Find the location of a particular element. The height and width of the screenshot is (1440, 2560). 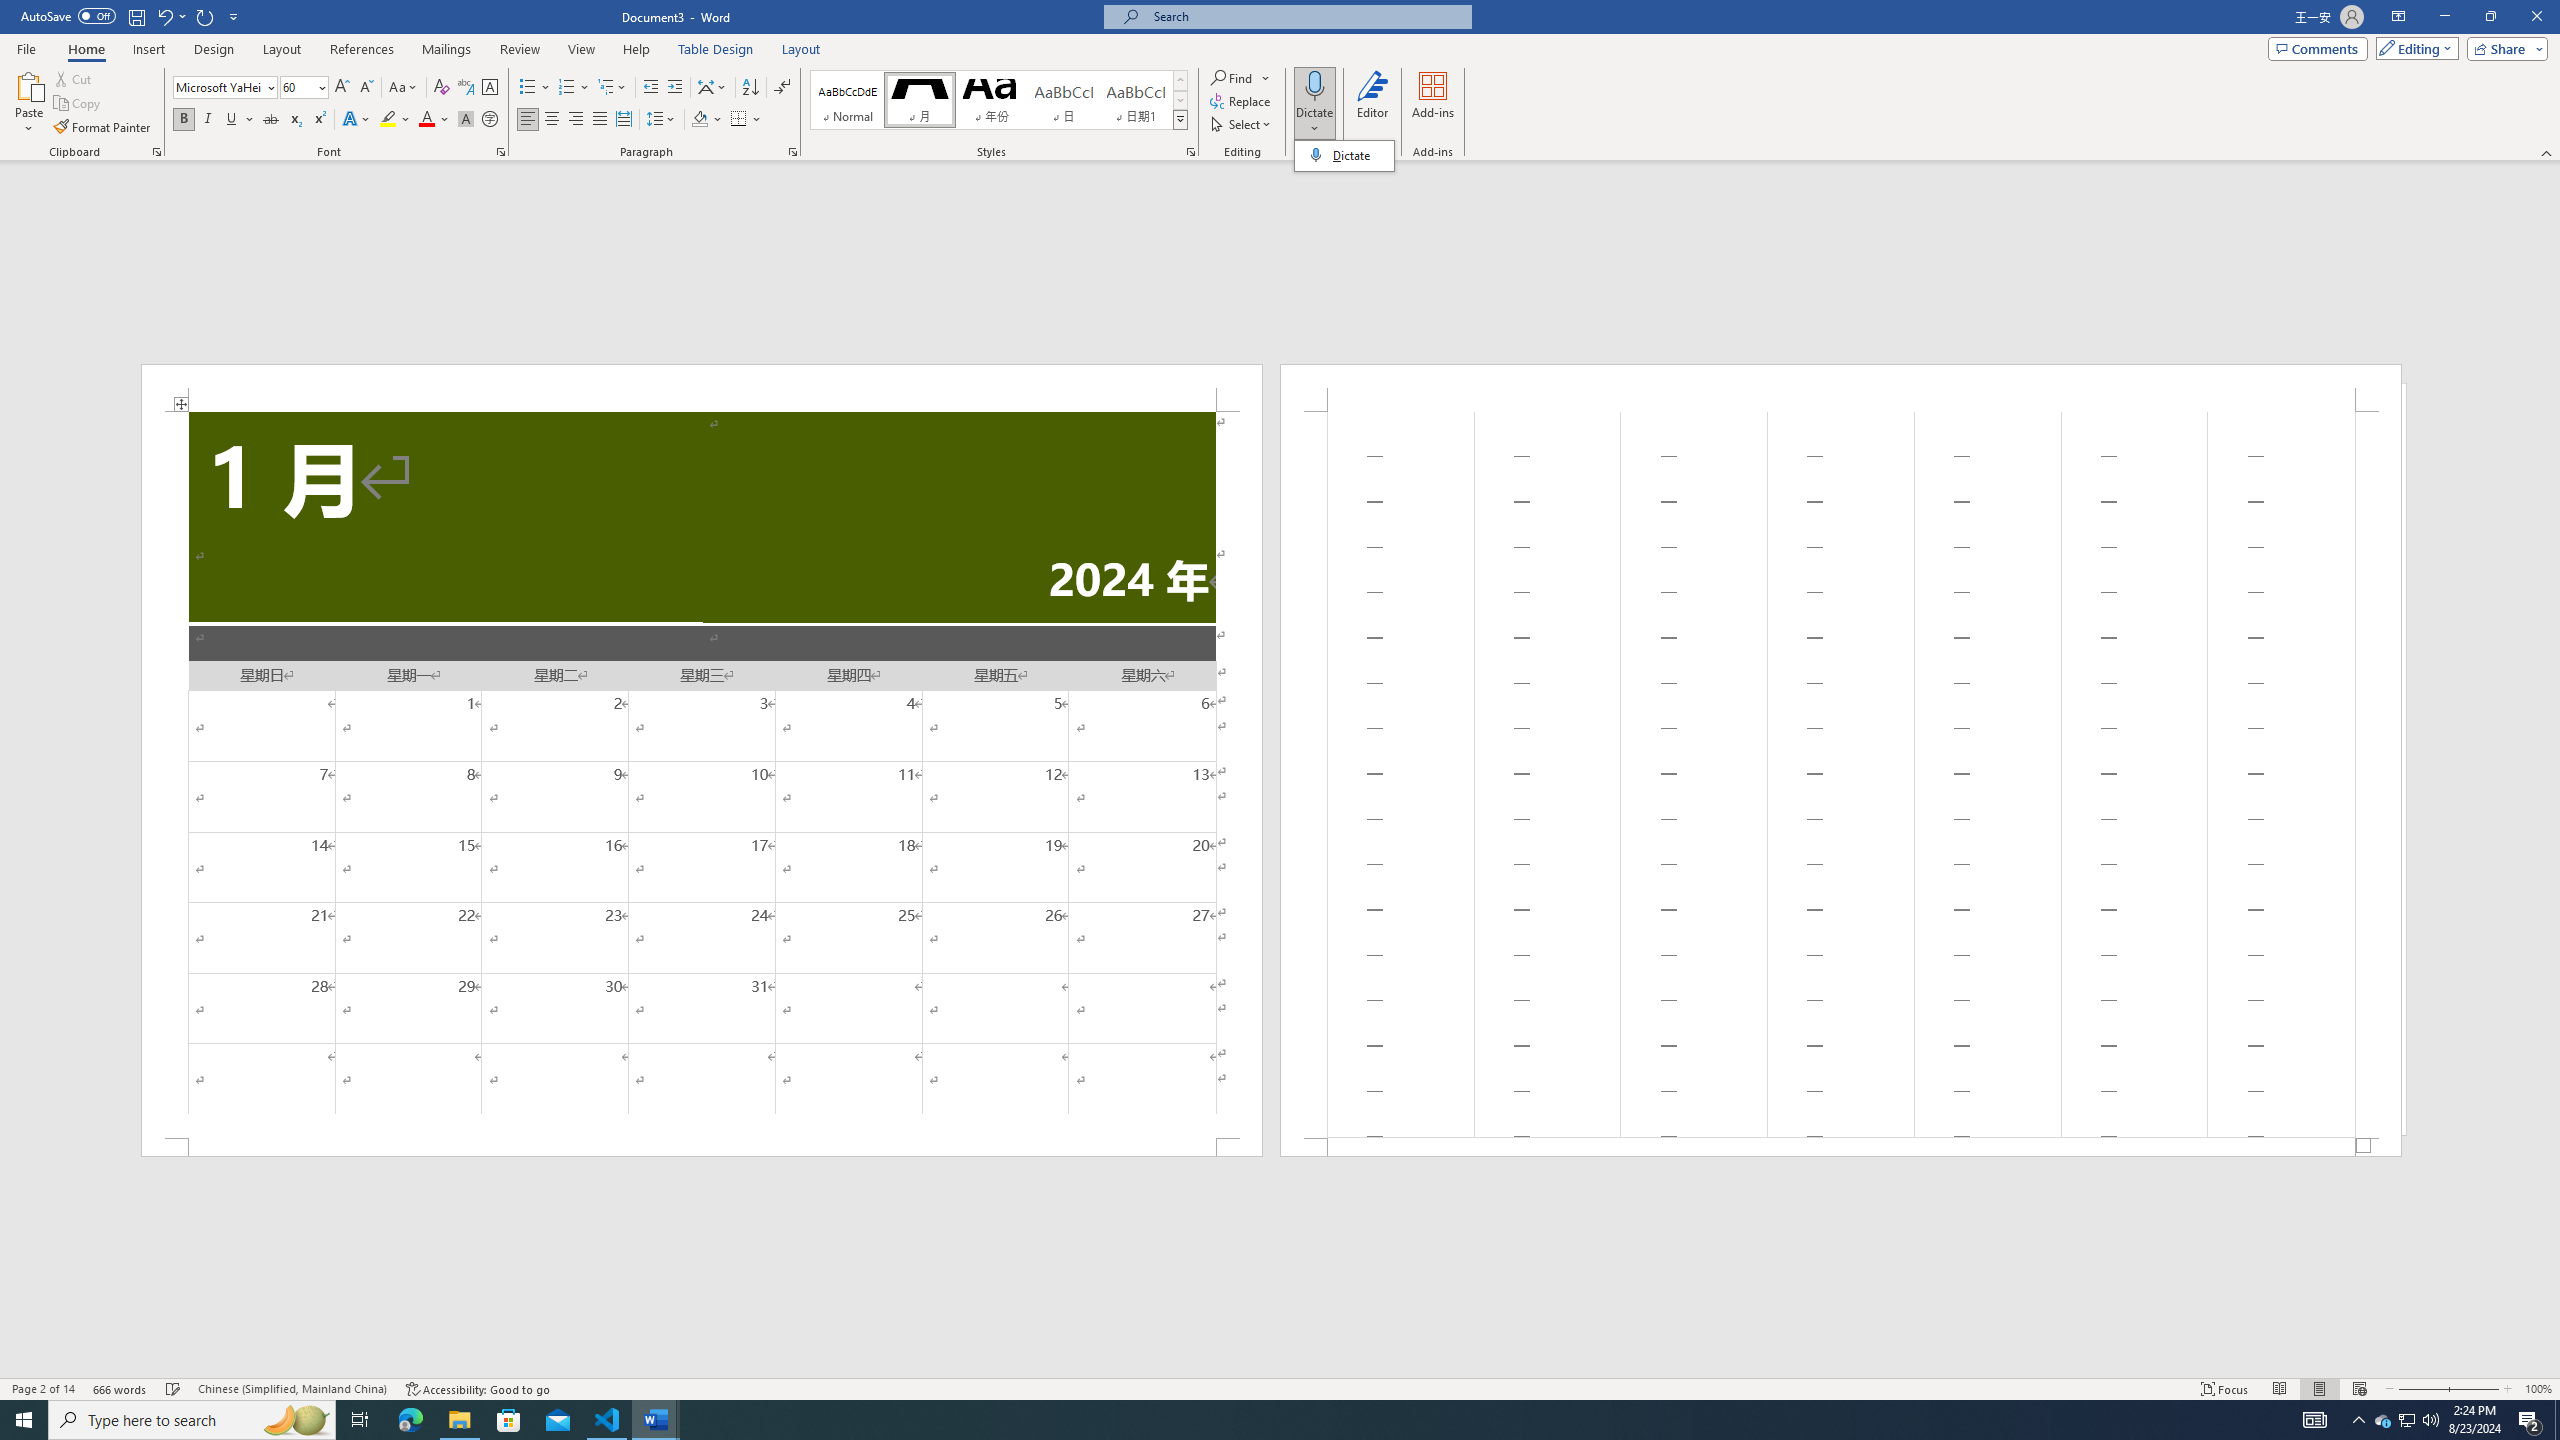

'Bold' is located at coordinates (183, 118).